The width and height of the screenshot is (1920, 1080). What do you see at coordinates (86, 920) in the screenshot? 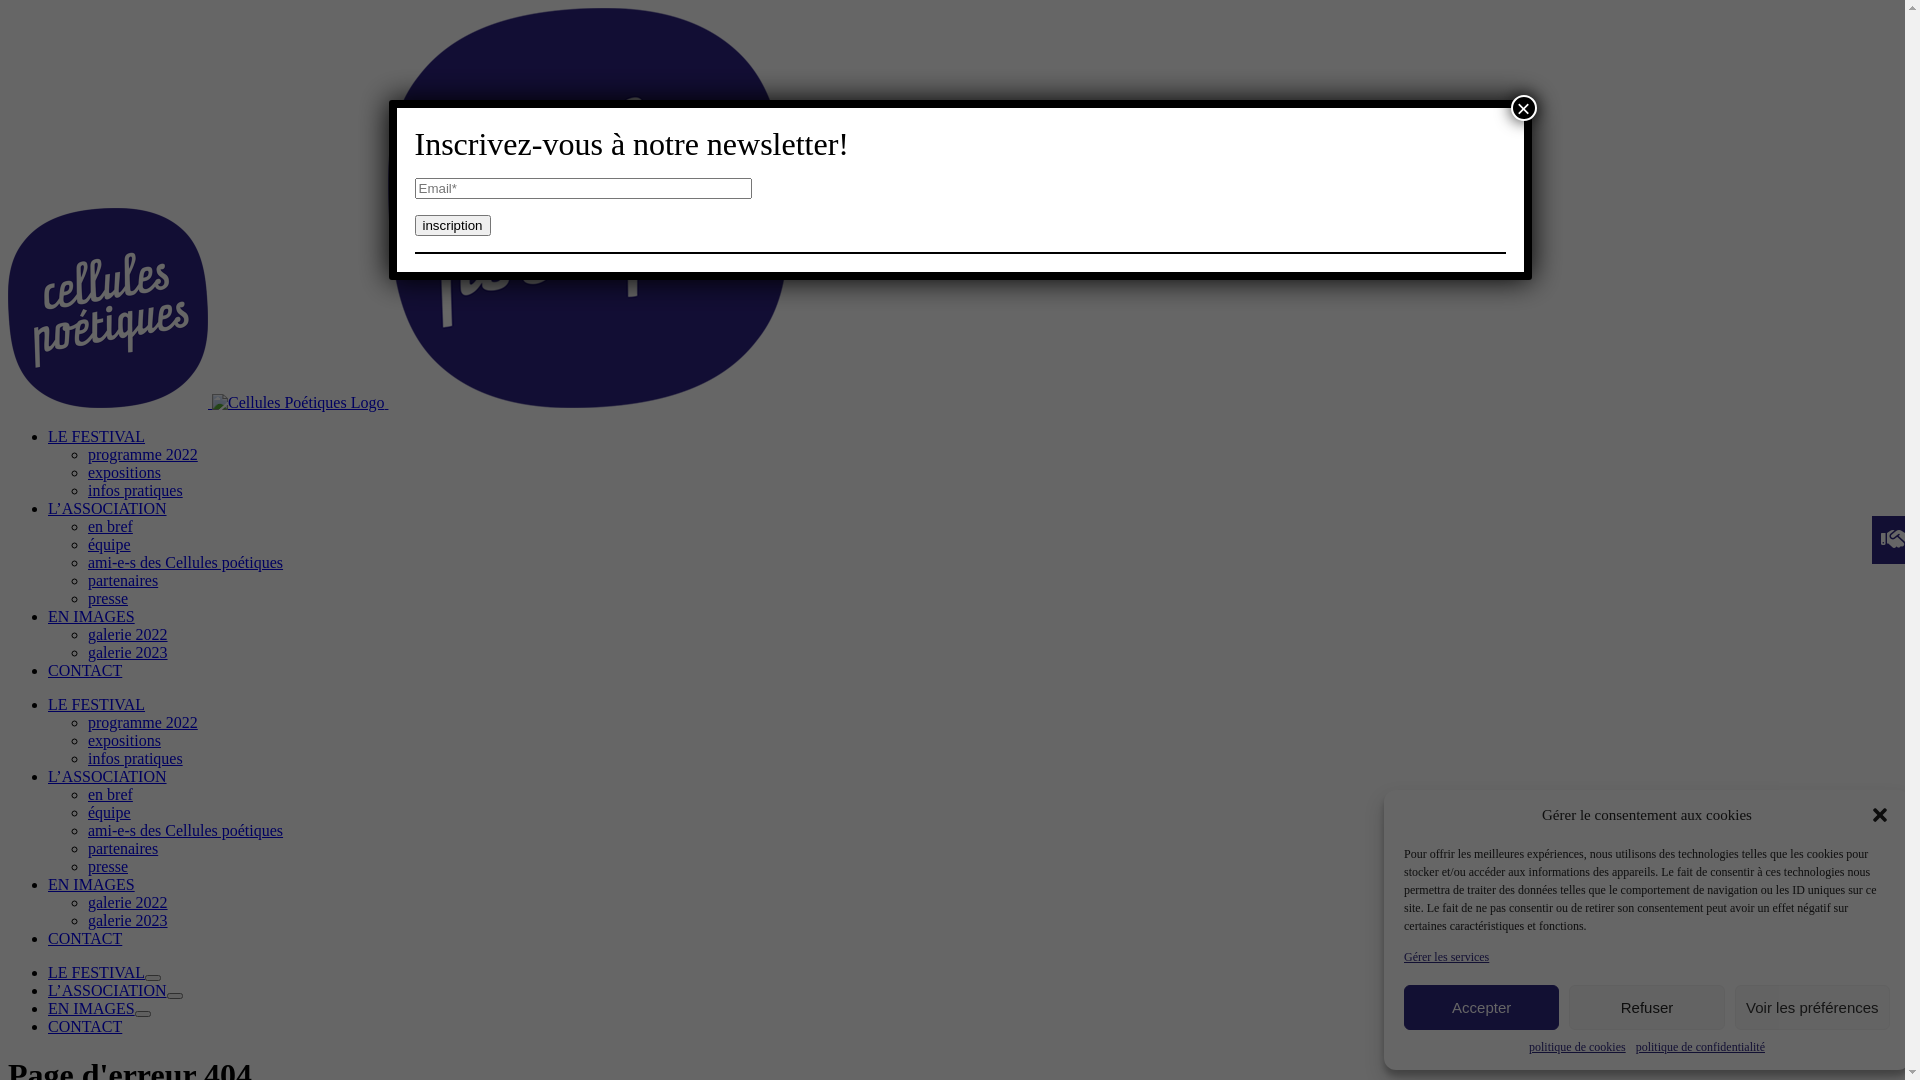
I see `'galerie 2023'` at bounding box center [86, 920].